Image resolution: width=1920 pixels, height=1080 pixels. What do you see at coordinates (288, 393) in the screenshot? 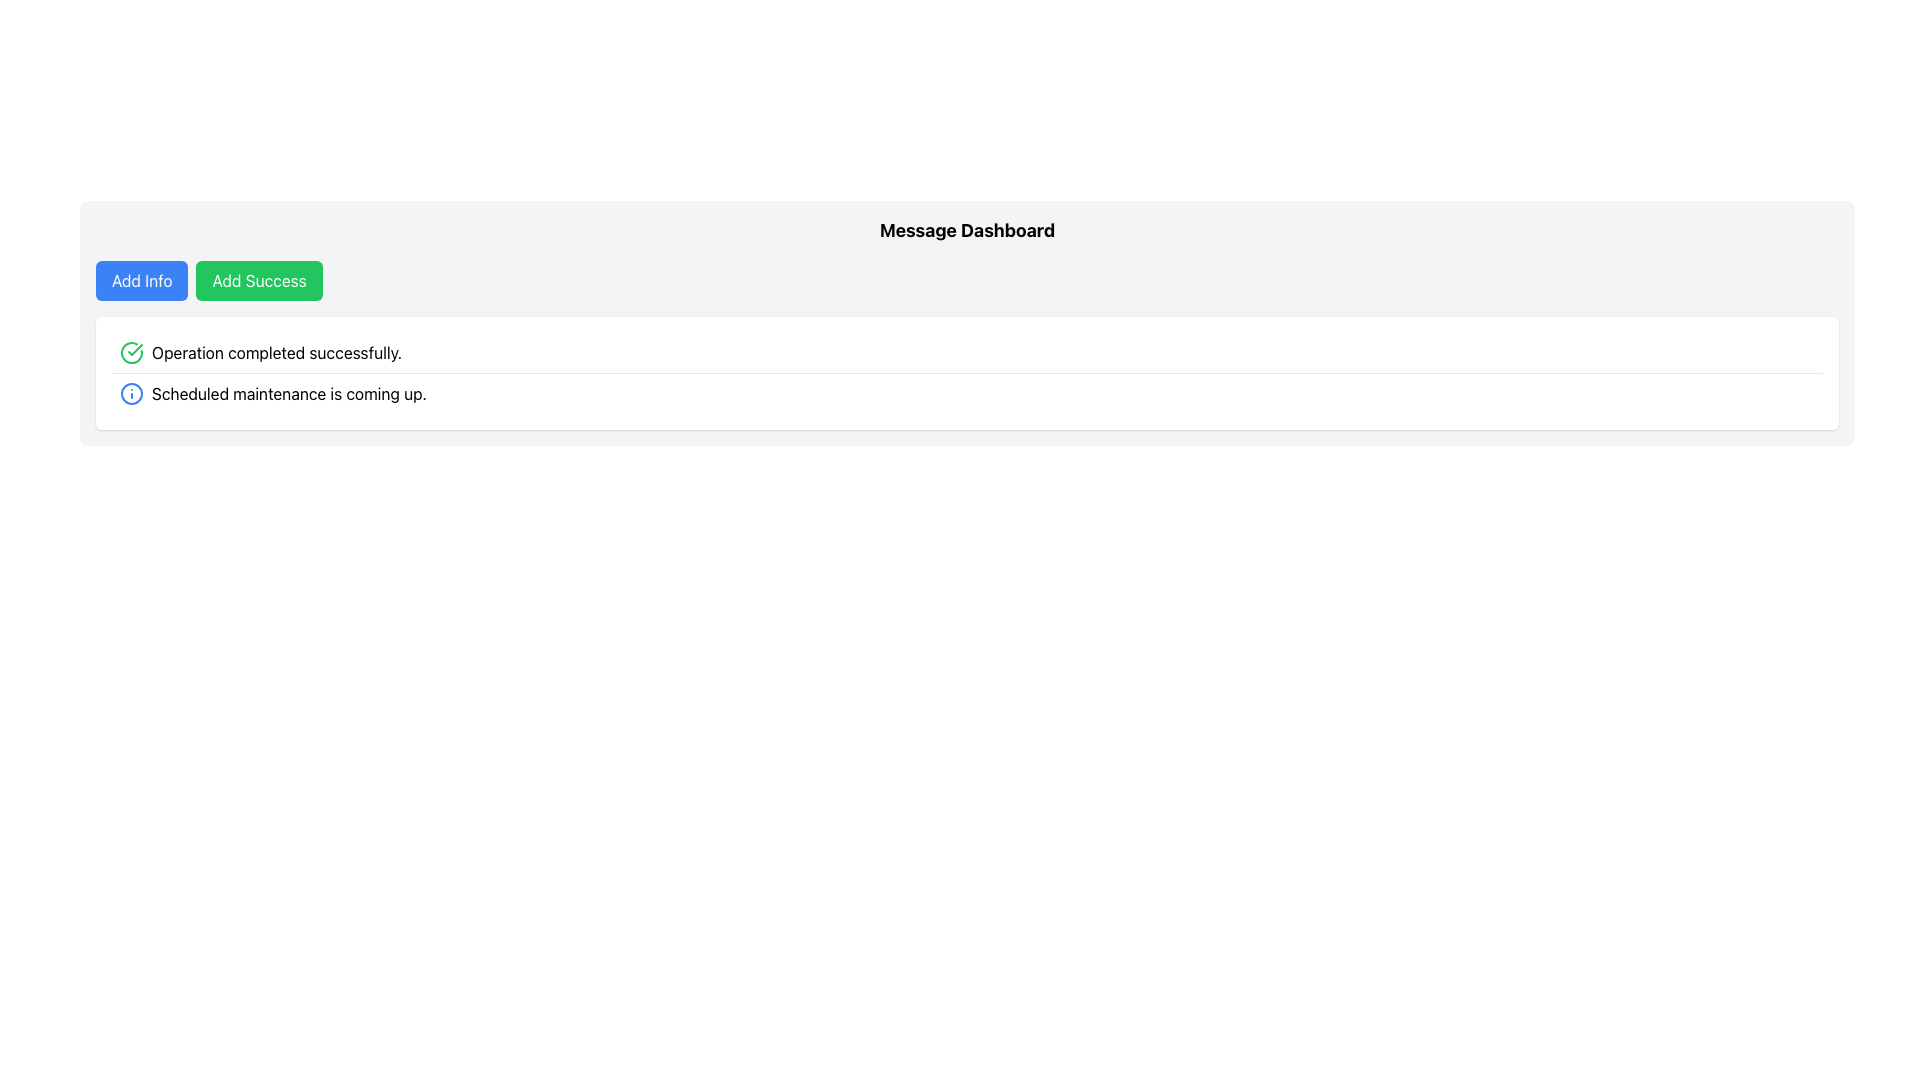
I see `informational message from the static text label regarding upcoming scheduled maintenance, which is the second notification entry in the list below 'Operation completed successfully'` at bounding box center [288, 393].